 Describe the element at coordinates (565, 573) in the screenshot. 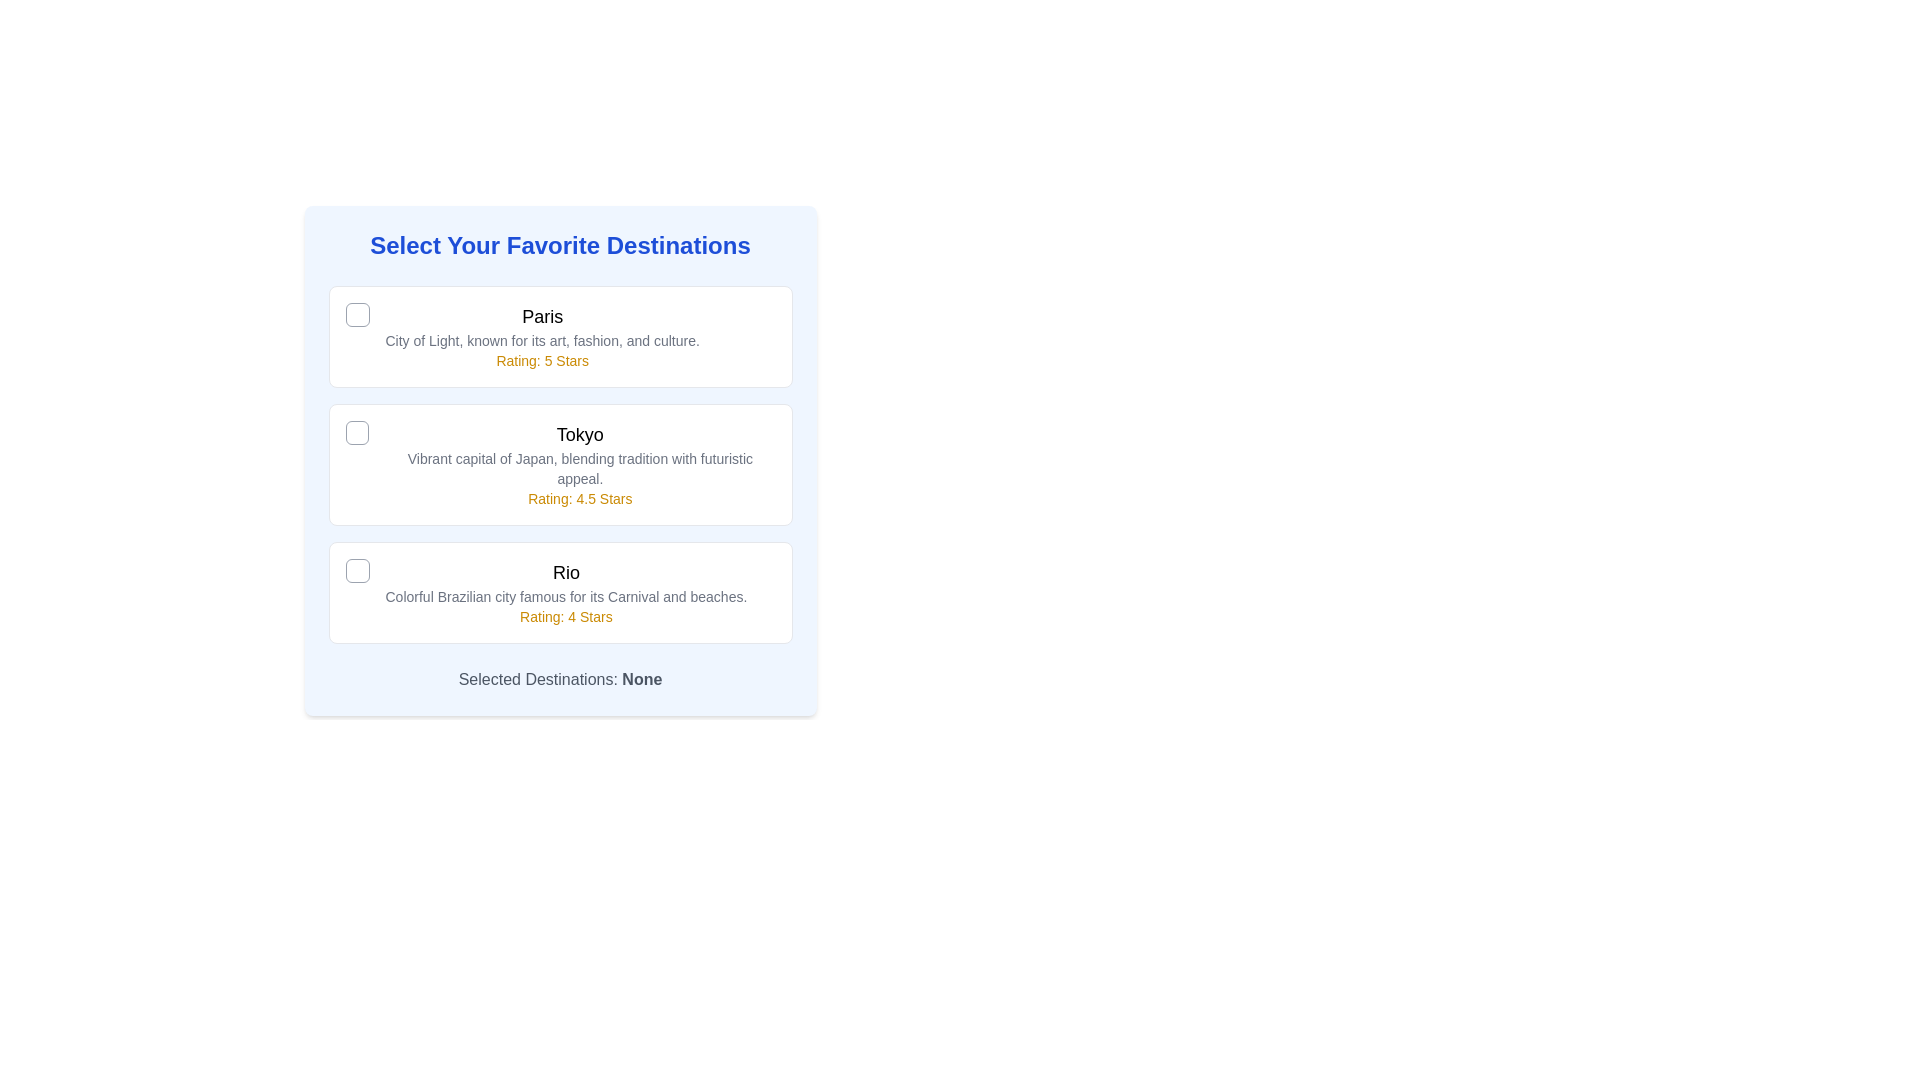

I see `the static text label for 'Rio', which serves as the title for the destination, to potentially trigger a style change or tooltip display` at that location.